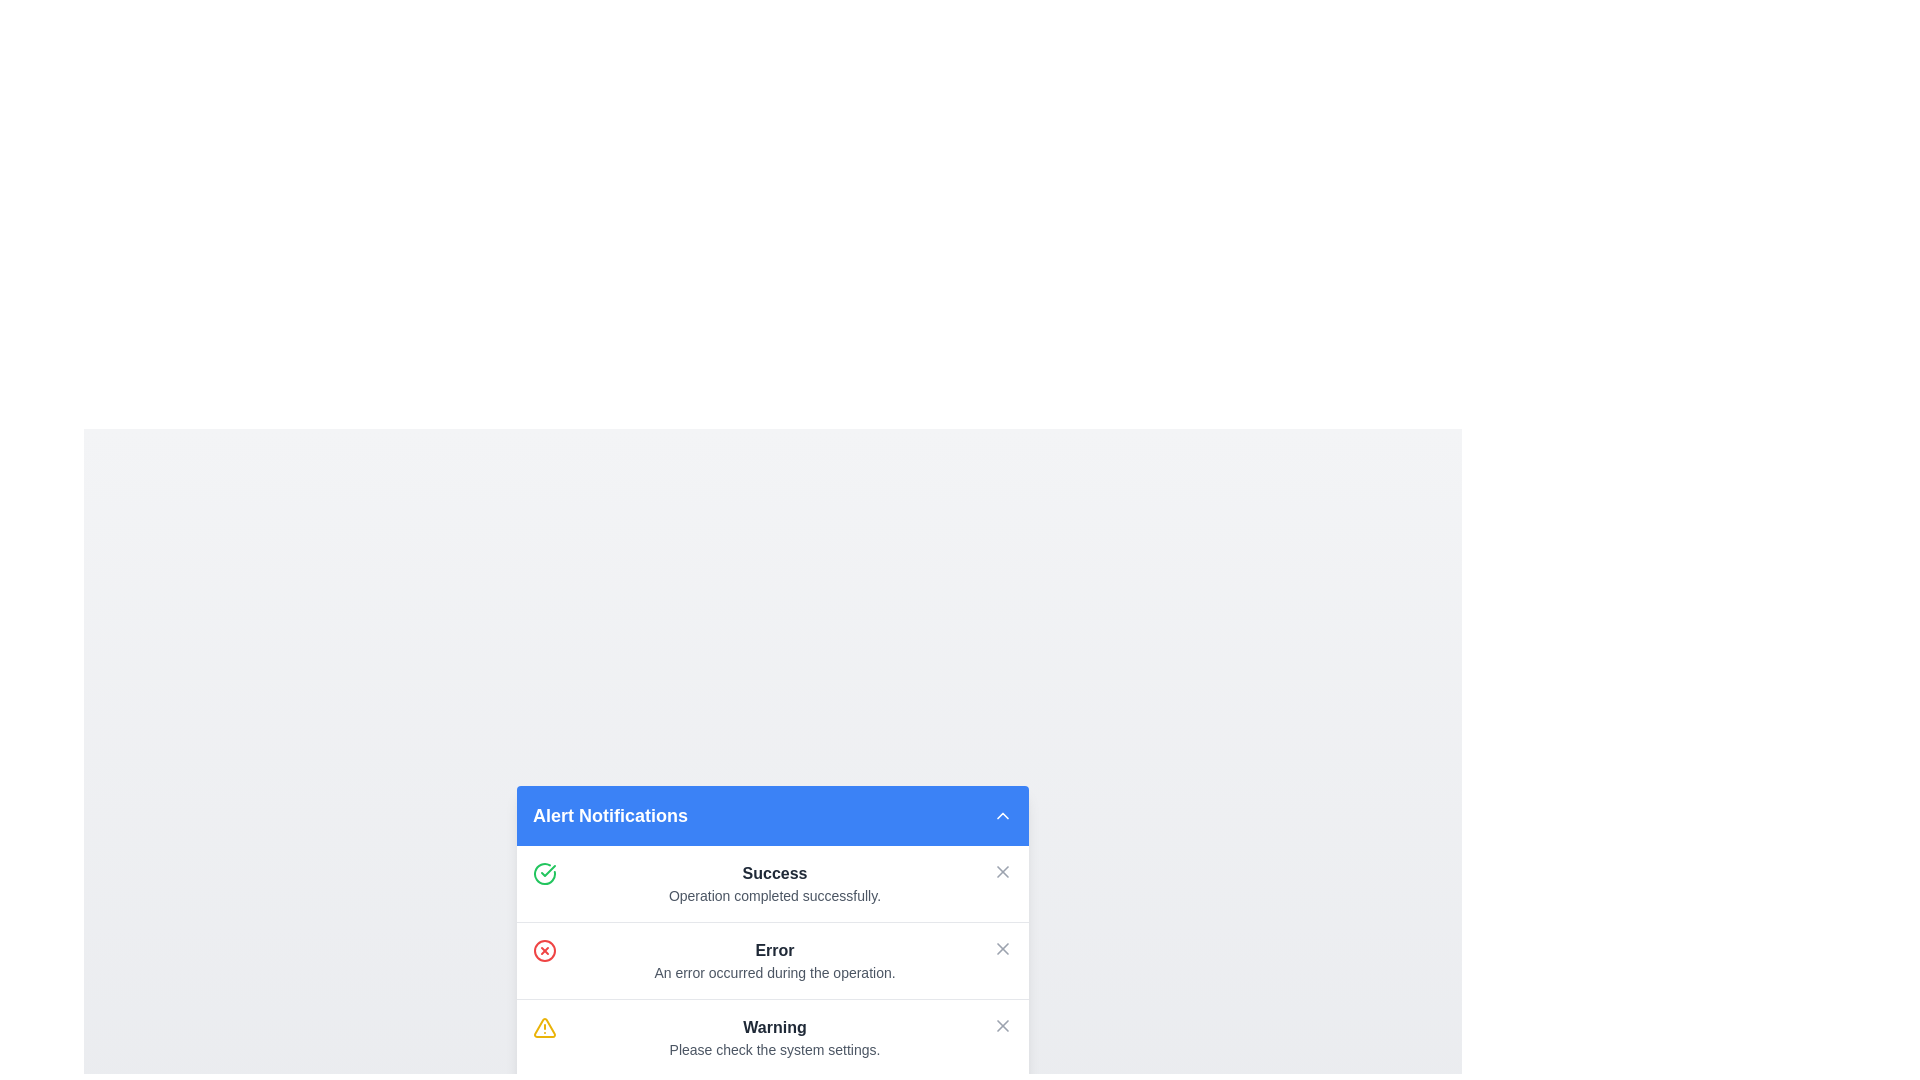 The height and width of the screenshot is (1080, 1920). Describe the element at coordinates (773, 948) in the screenshot. I see `the 'Error' text label located in the middle notification card, positioned between 'Success' and 'Warning'` at that location.